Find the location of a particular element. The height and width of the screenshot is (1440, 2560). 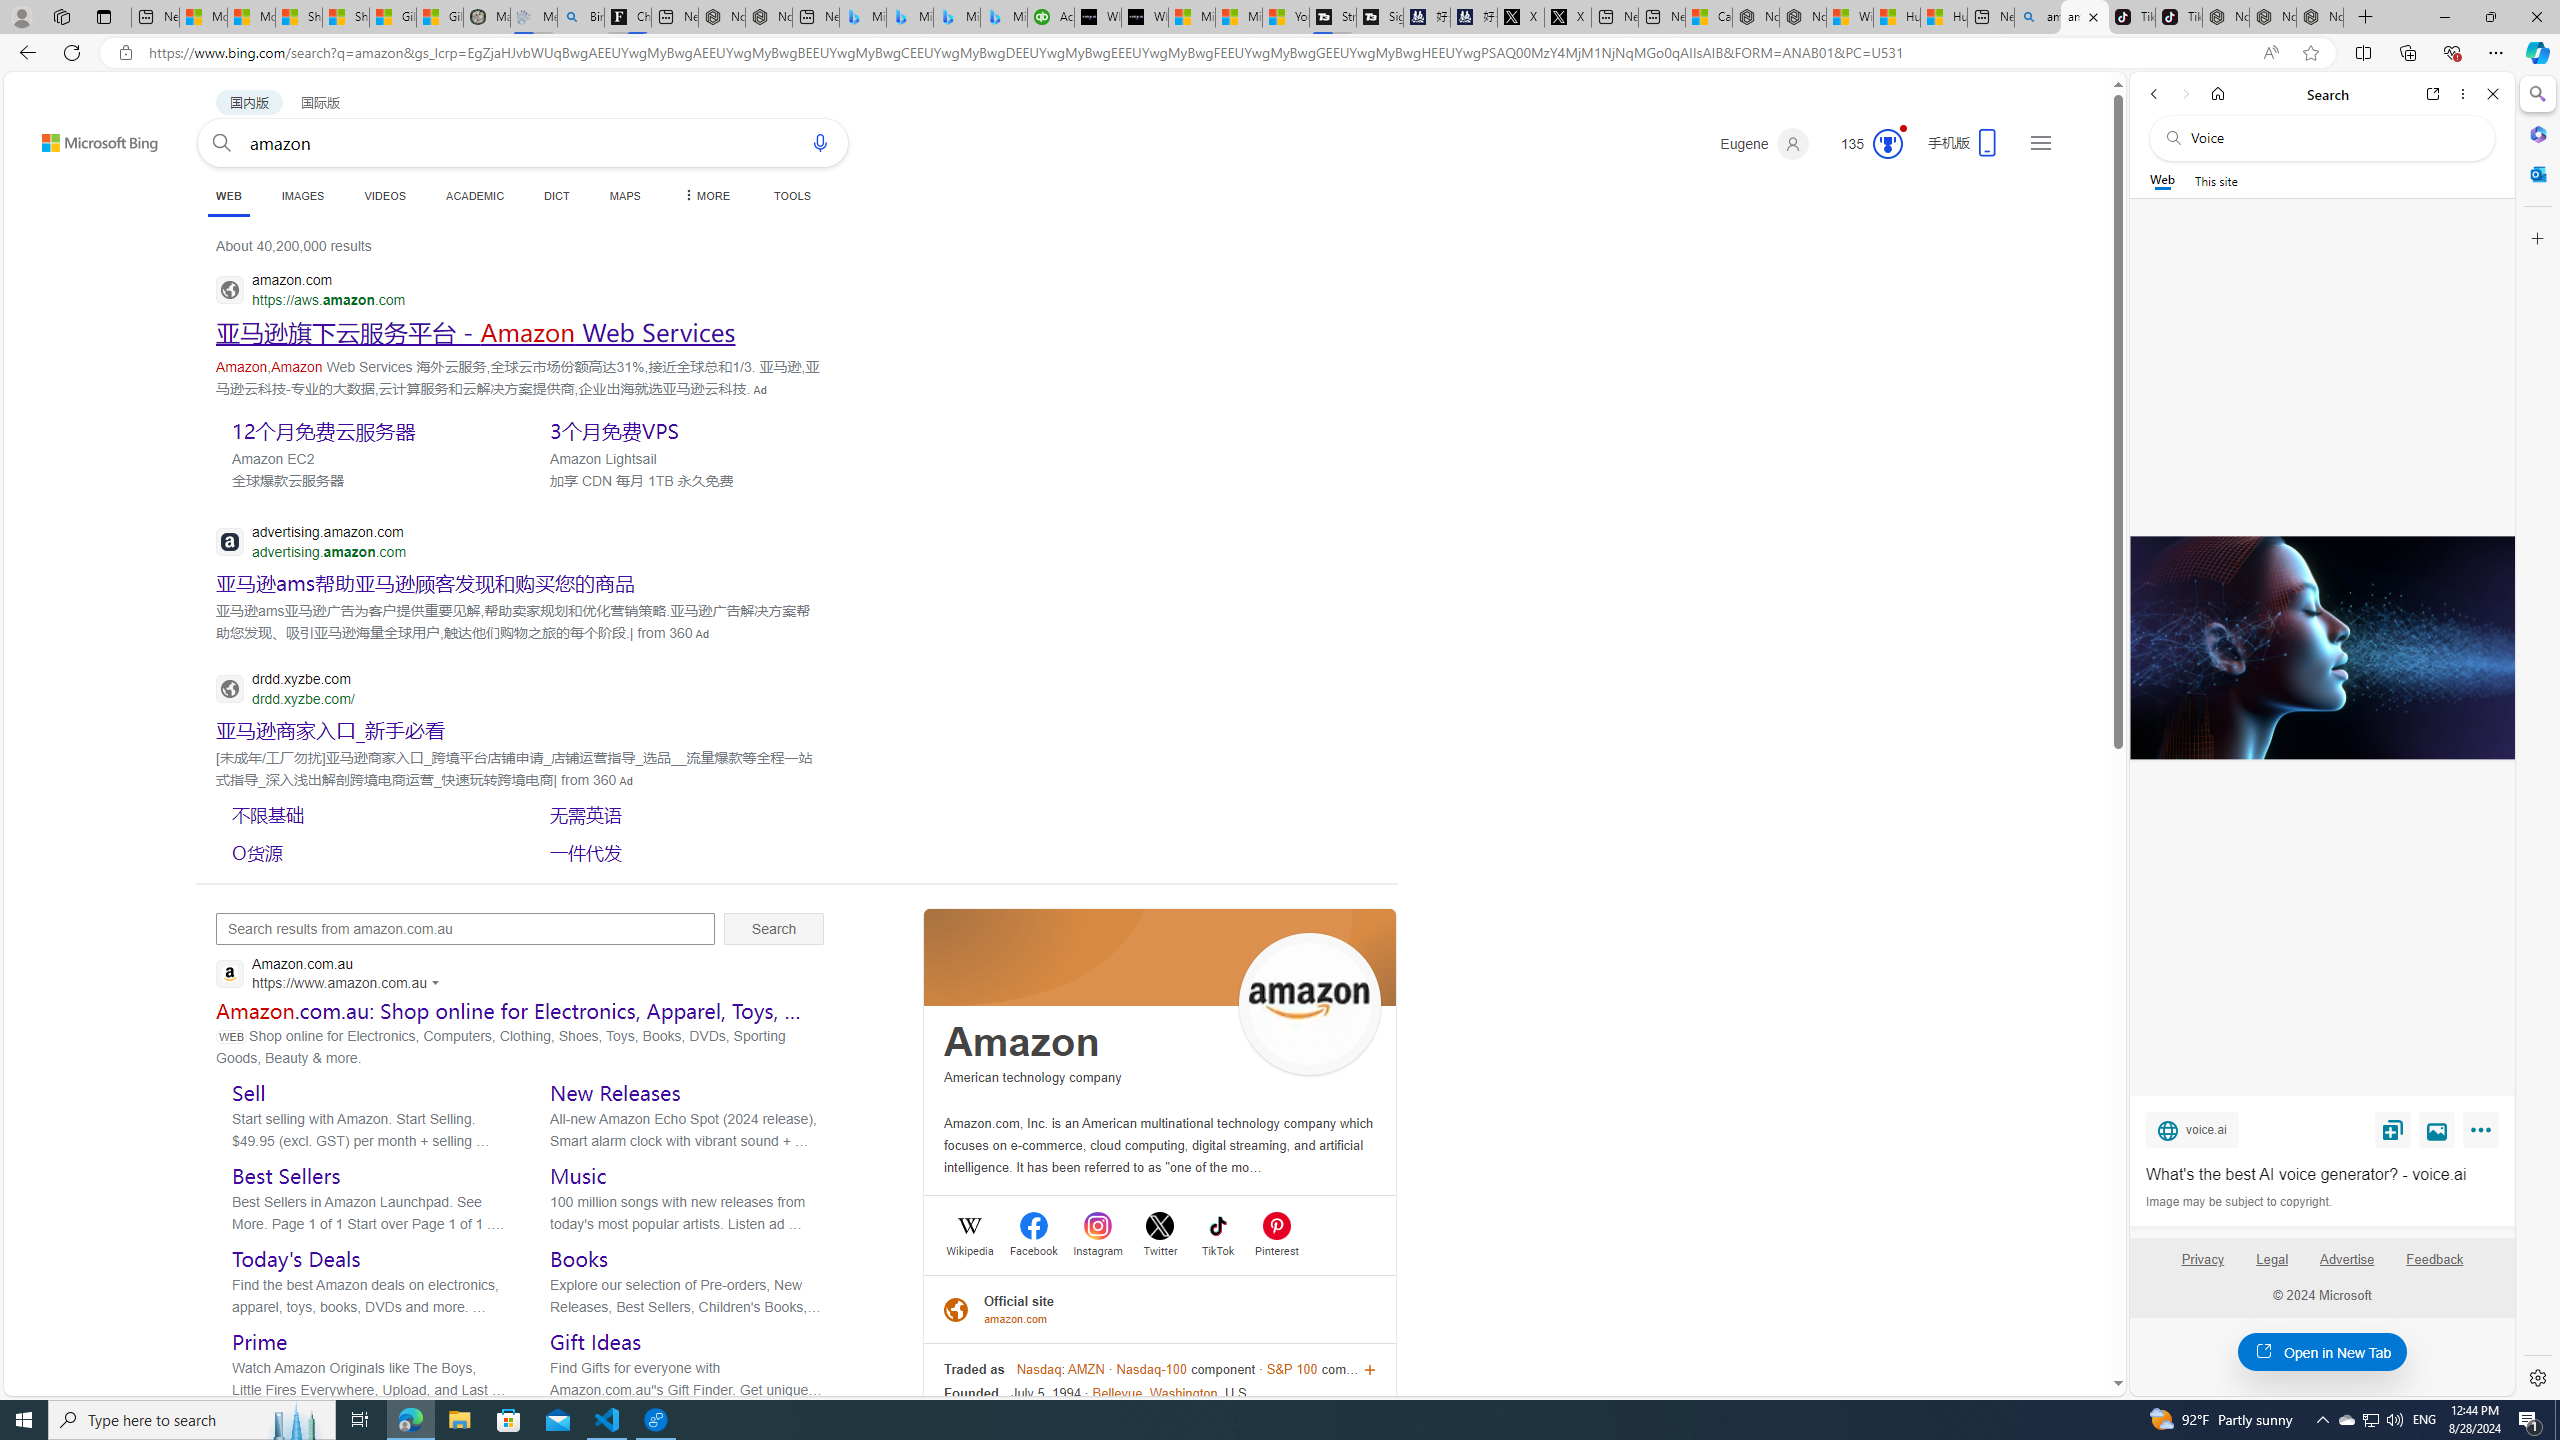

'Privacy' is located at coordinates (2201, 1259).